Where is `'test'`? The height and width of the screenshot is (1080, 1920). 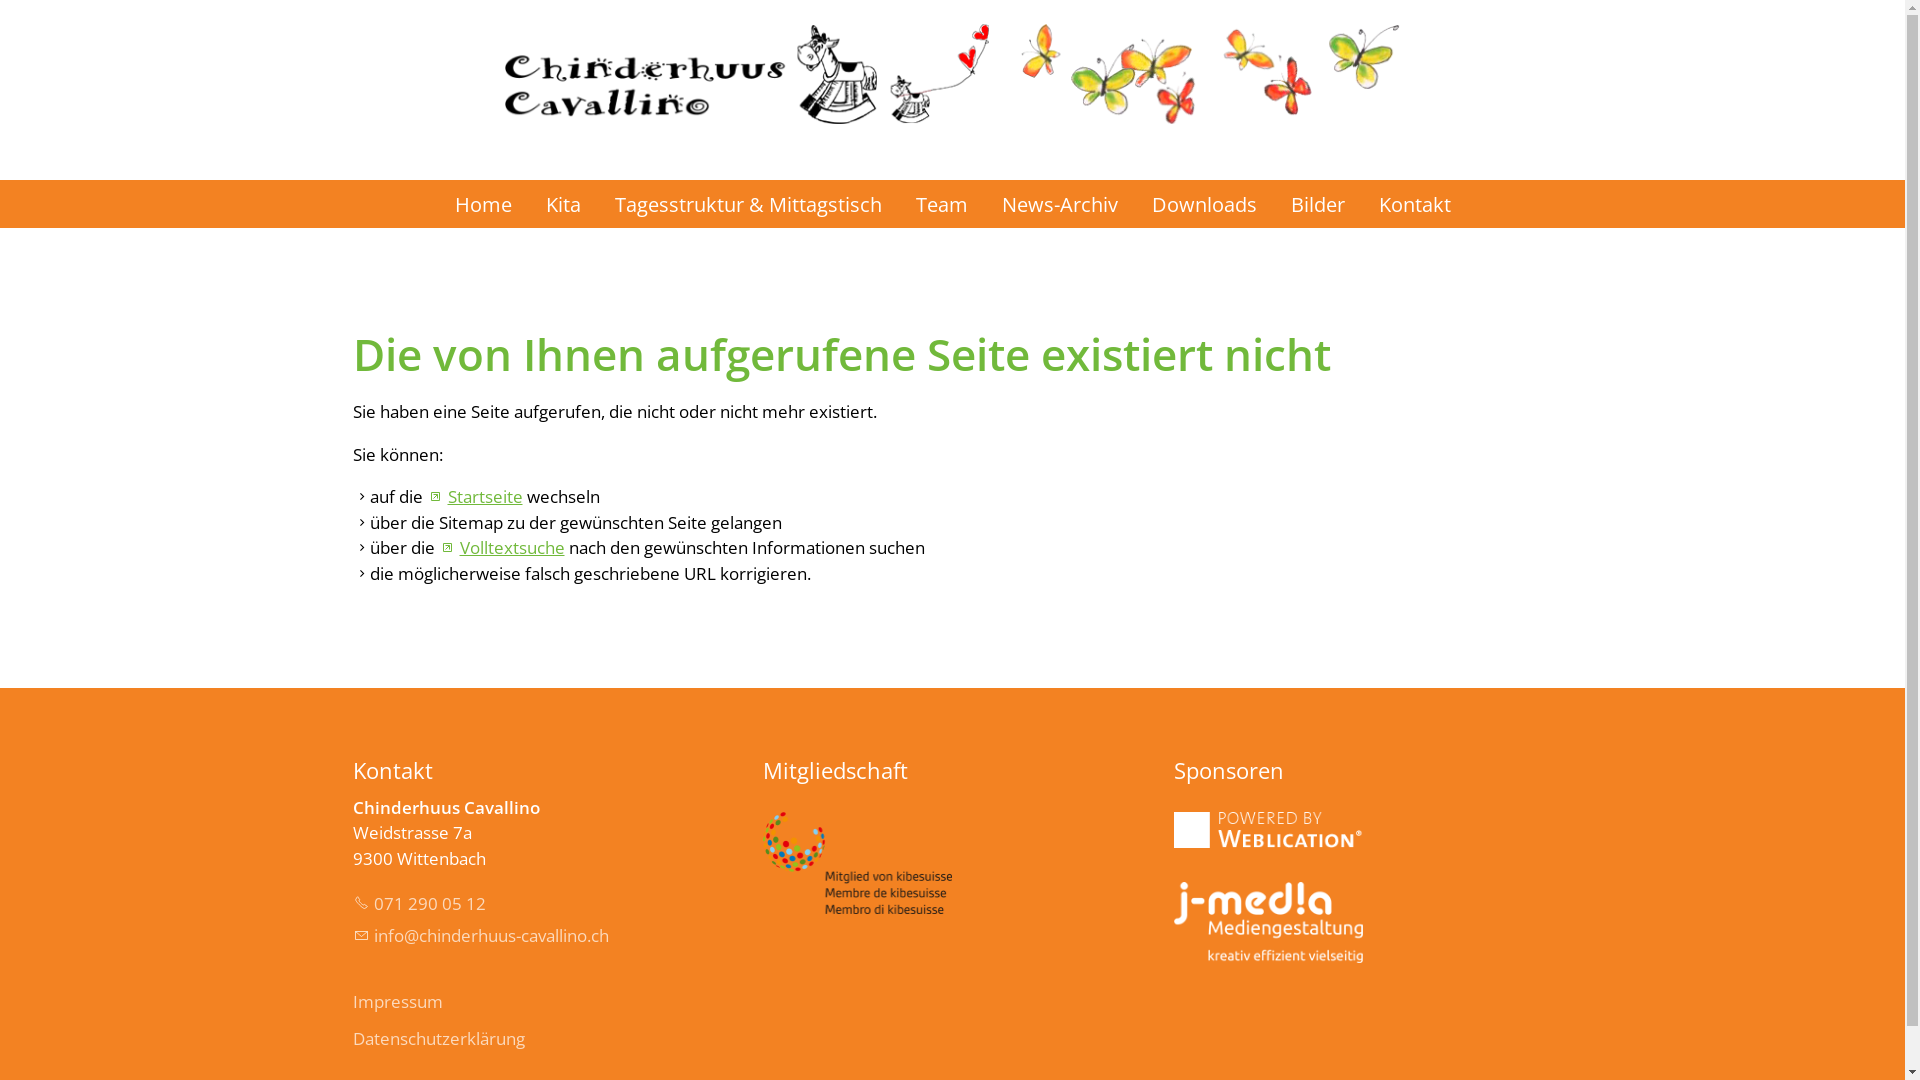 'test' is located at coordinates (1174, 922).